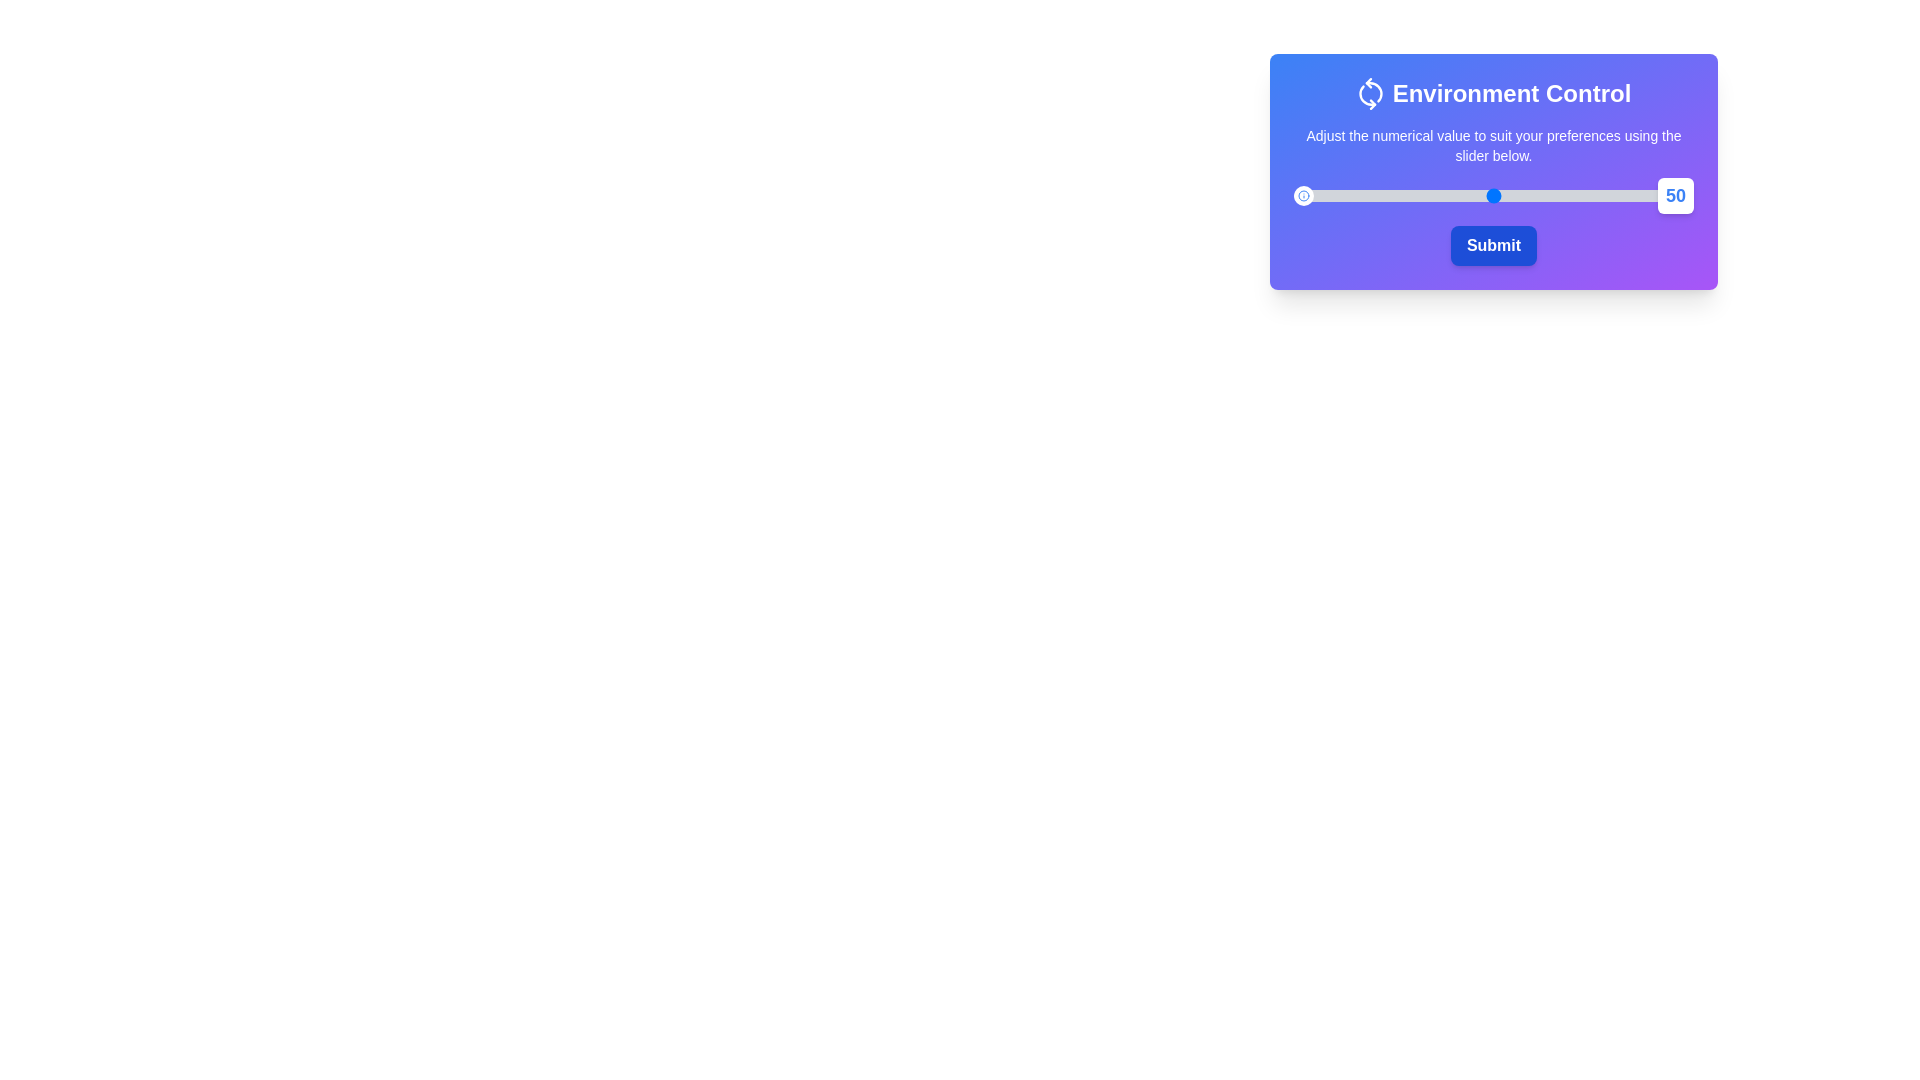 Image resolution: width=1920 pixels, height=1080 pixels. Describe the element at coordinates (1573, 196) in the screenshot. I see `the slider to set the value to 70` at that location.